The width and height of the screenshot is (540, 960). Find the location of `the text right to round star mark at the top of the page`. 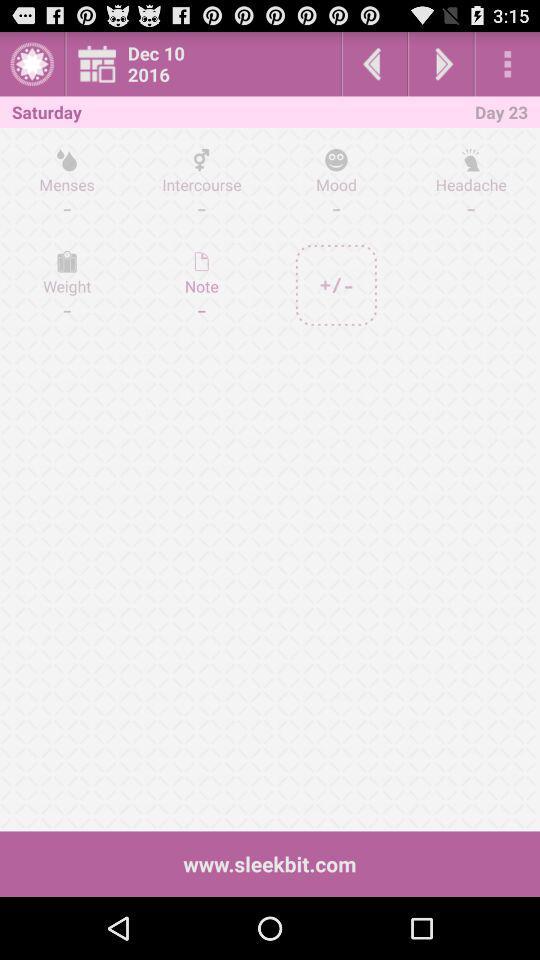

the text right to round star mark at the top of the page is located at coordinates (208, 64).